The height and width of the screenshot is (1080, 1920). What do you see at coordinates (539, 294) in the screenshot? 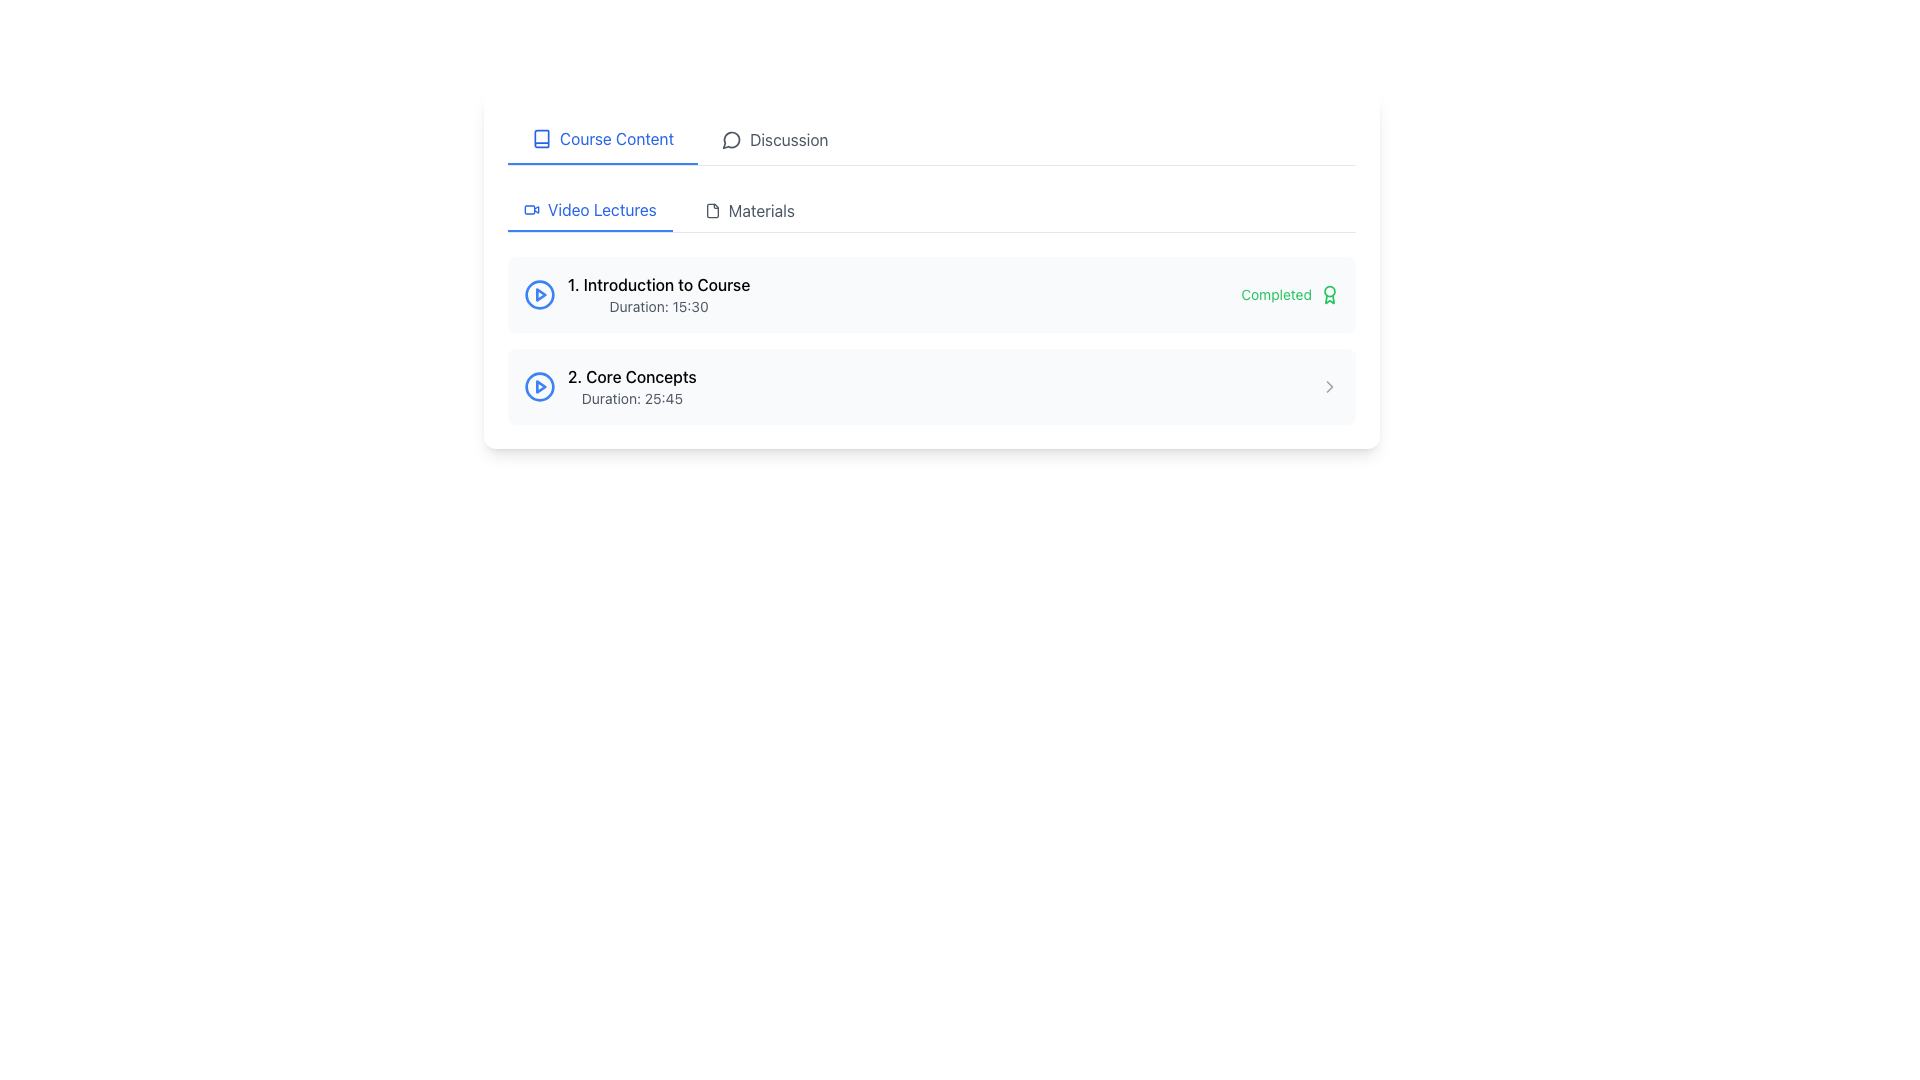
I see `properties of the circular decorative graphic component located next to the text '1. Introduction to Course' within the video lectures list` at bounding box center [539, 294].